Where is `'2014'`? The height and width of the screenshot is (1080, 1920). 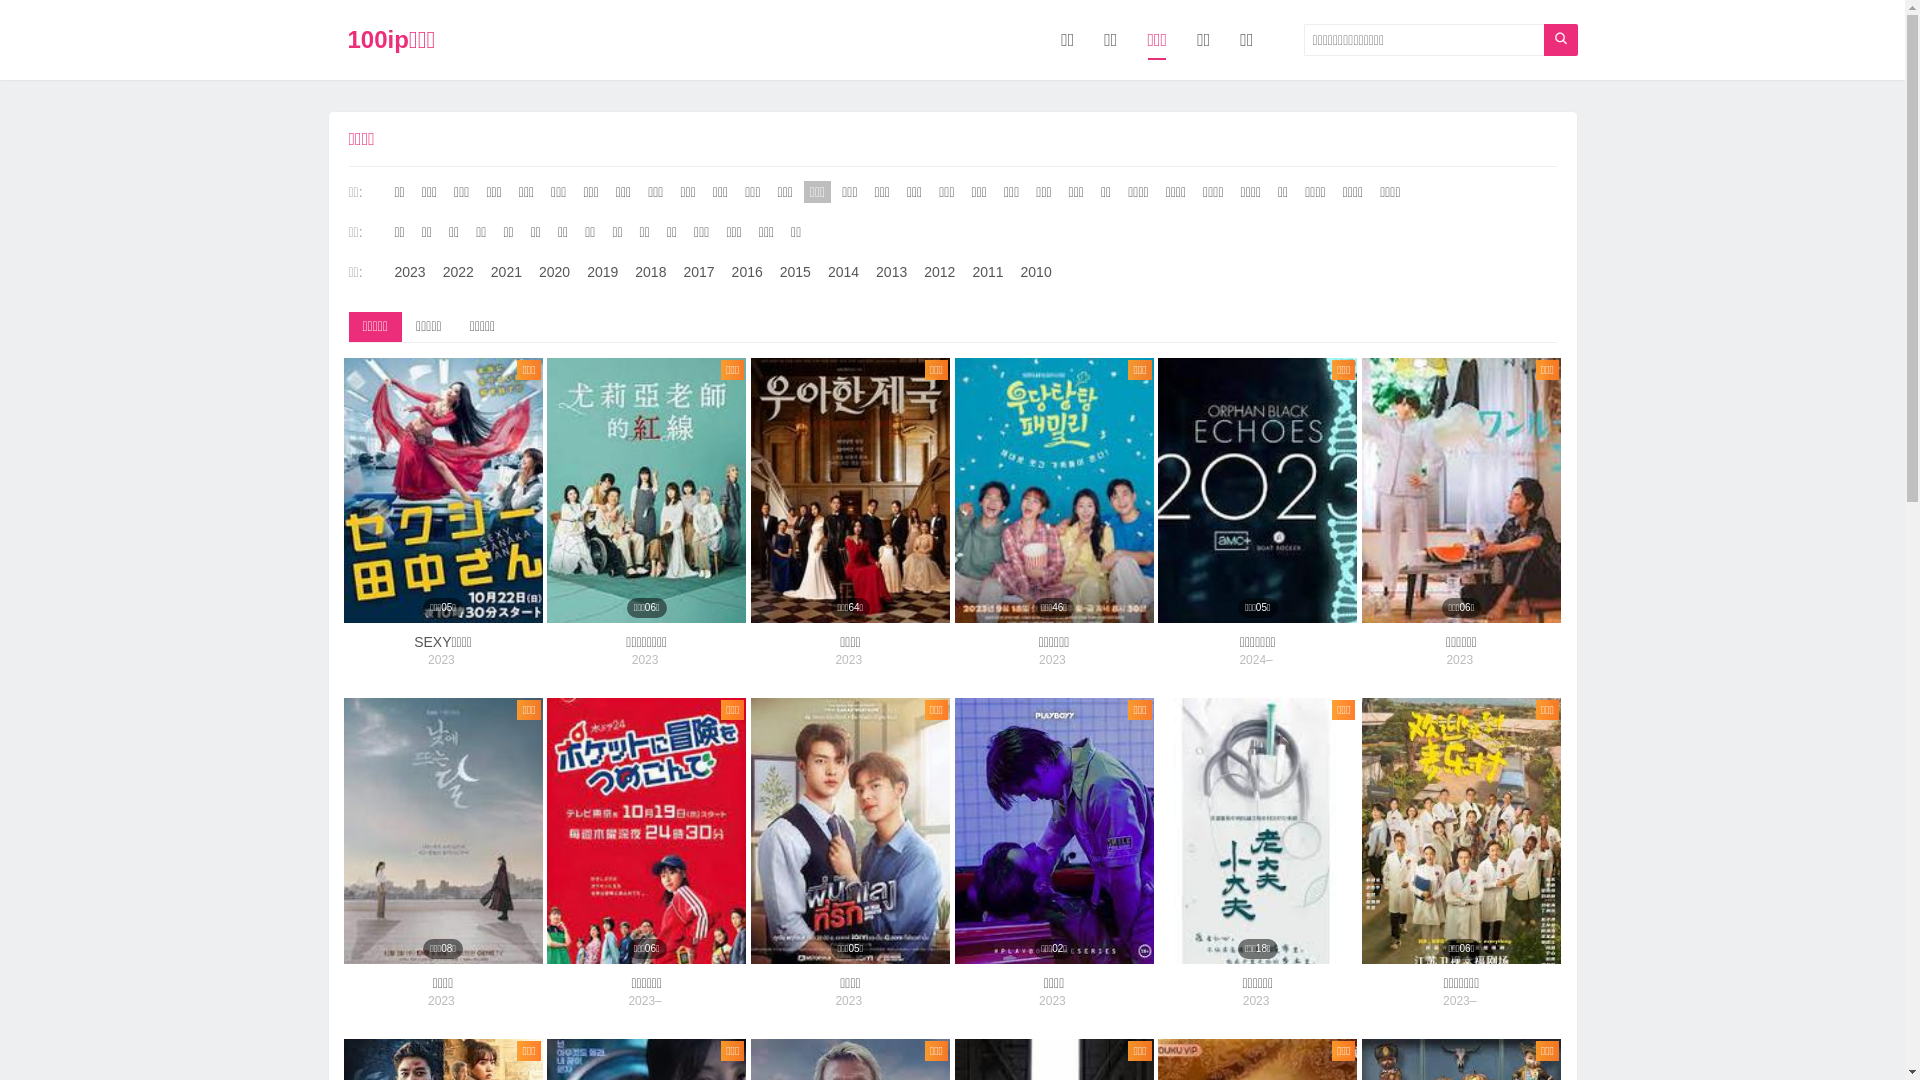 '2014' is located at coordinates (843, 272).